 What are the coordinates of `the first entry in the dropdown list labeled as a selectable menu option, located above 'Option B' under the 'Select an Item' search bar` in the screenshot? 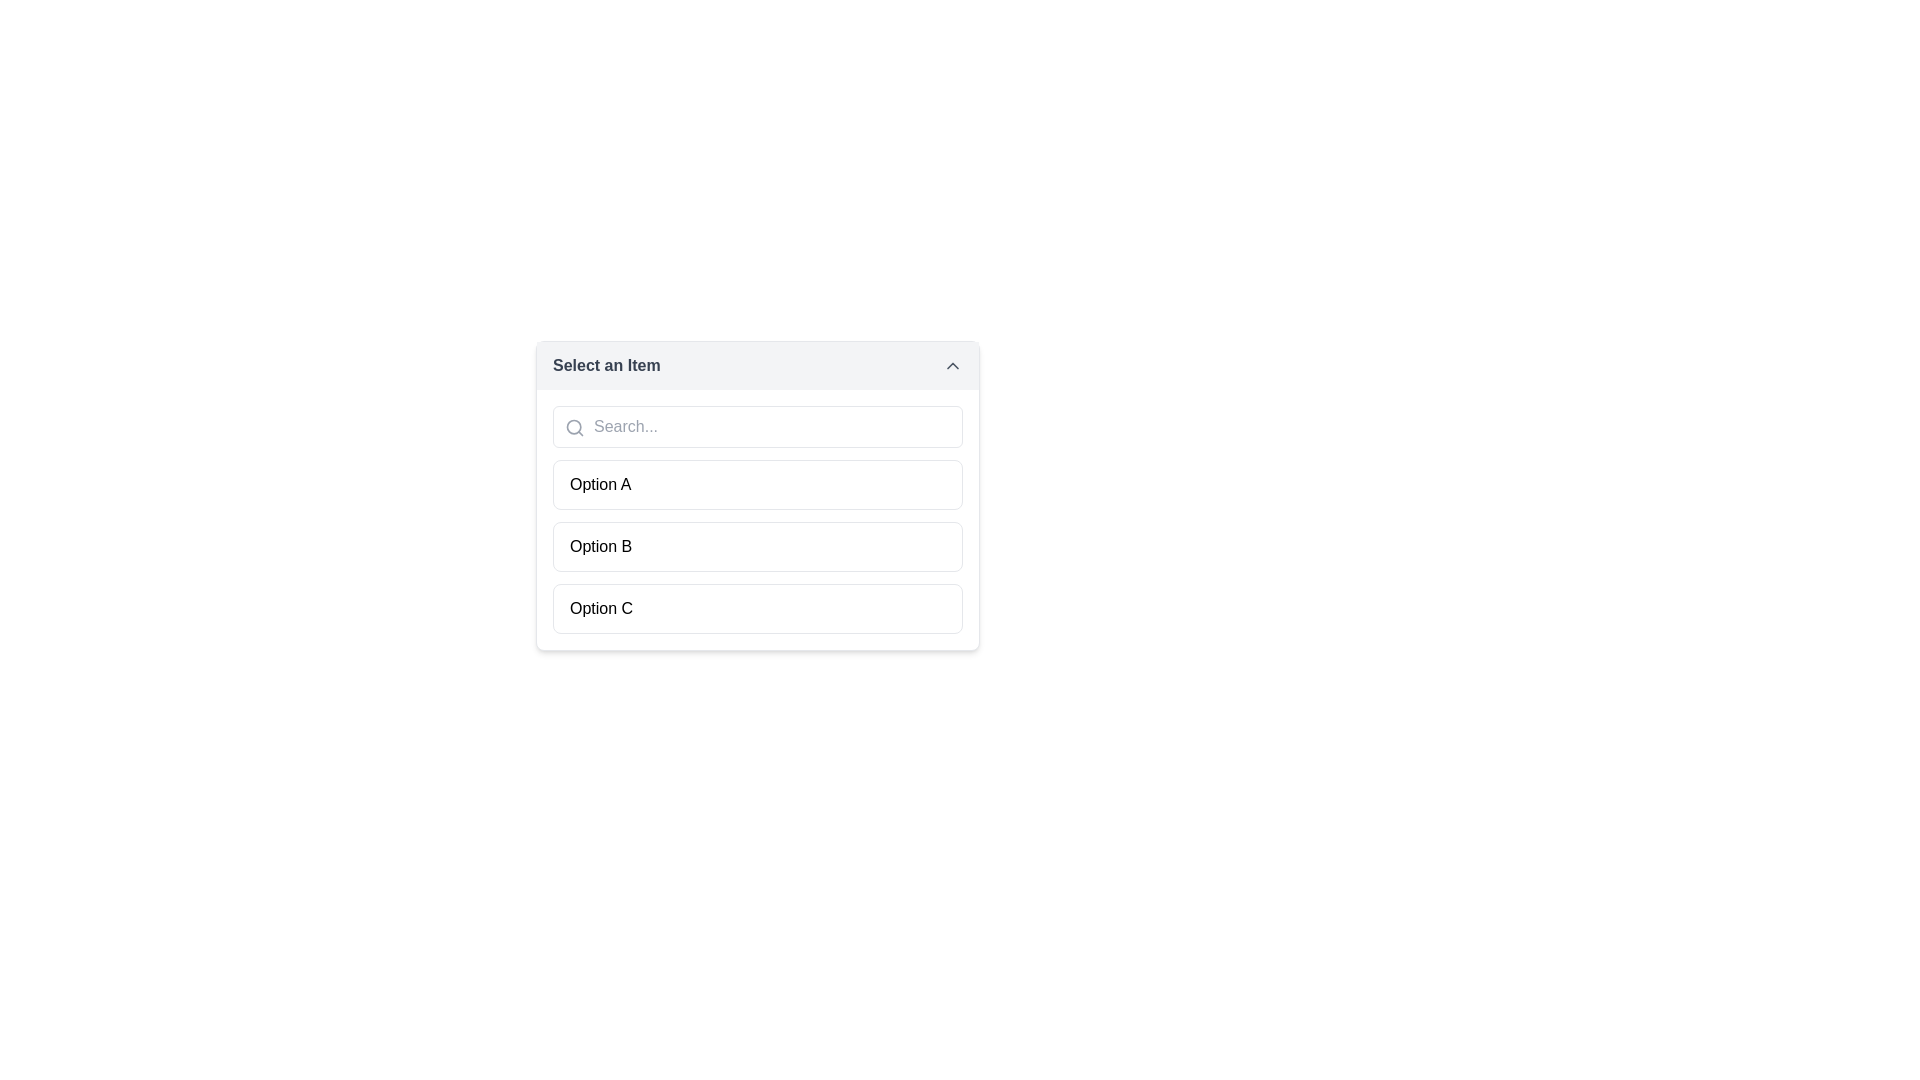 It's located at (599, 485).